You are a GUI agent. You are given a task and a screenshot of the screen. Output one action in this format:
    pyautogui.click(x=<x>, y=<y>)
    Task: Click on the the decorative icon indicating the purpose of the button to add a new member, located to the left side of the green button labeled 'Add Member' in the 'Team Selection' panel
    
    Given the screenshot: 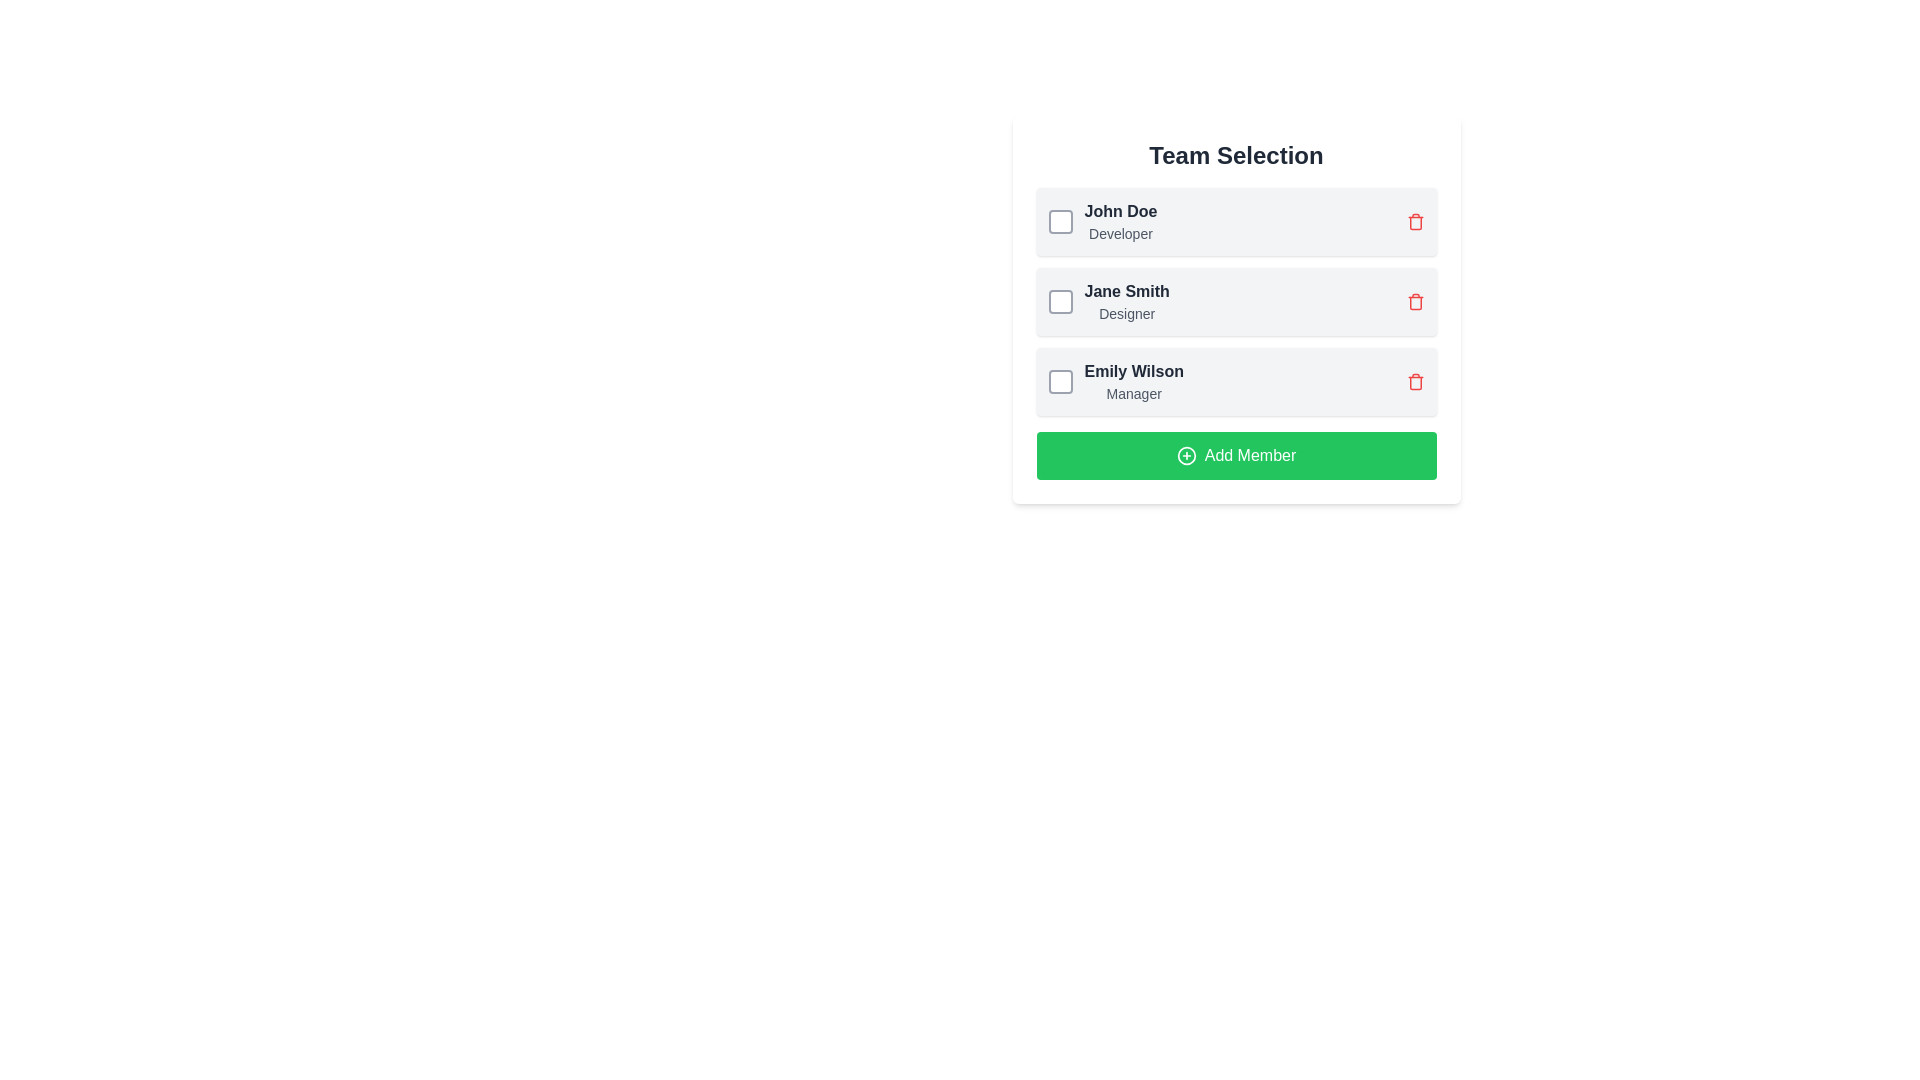 What is the action you would take?
    pyautogui.click(x=1186, y=455)
    